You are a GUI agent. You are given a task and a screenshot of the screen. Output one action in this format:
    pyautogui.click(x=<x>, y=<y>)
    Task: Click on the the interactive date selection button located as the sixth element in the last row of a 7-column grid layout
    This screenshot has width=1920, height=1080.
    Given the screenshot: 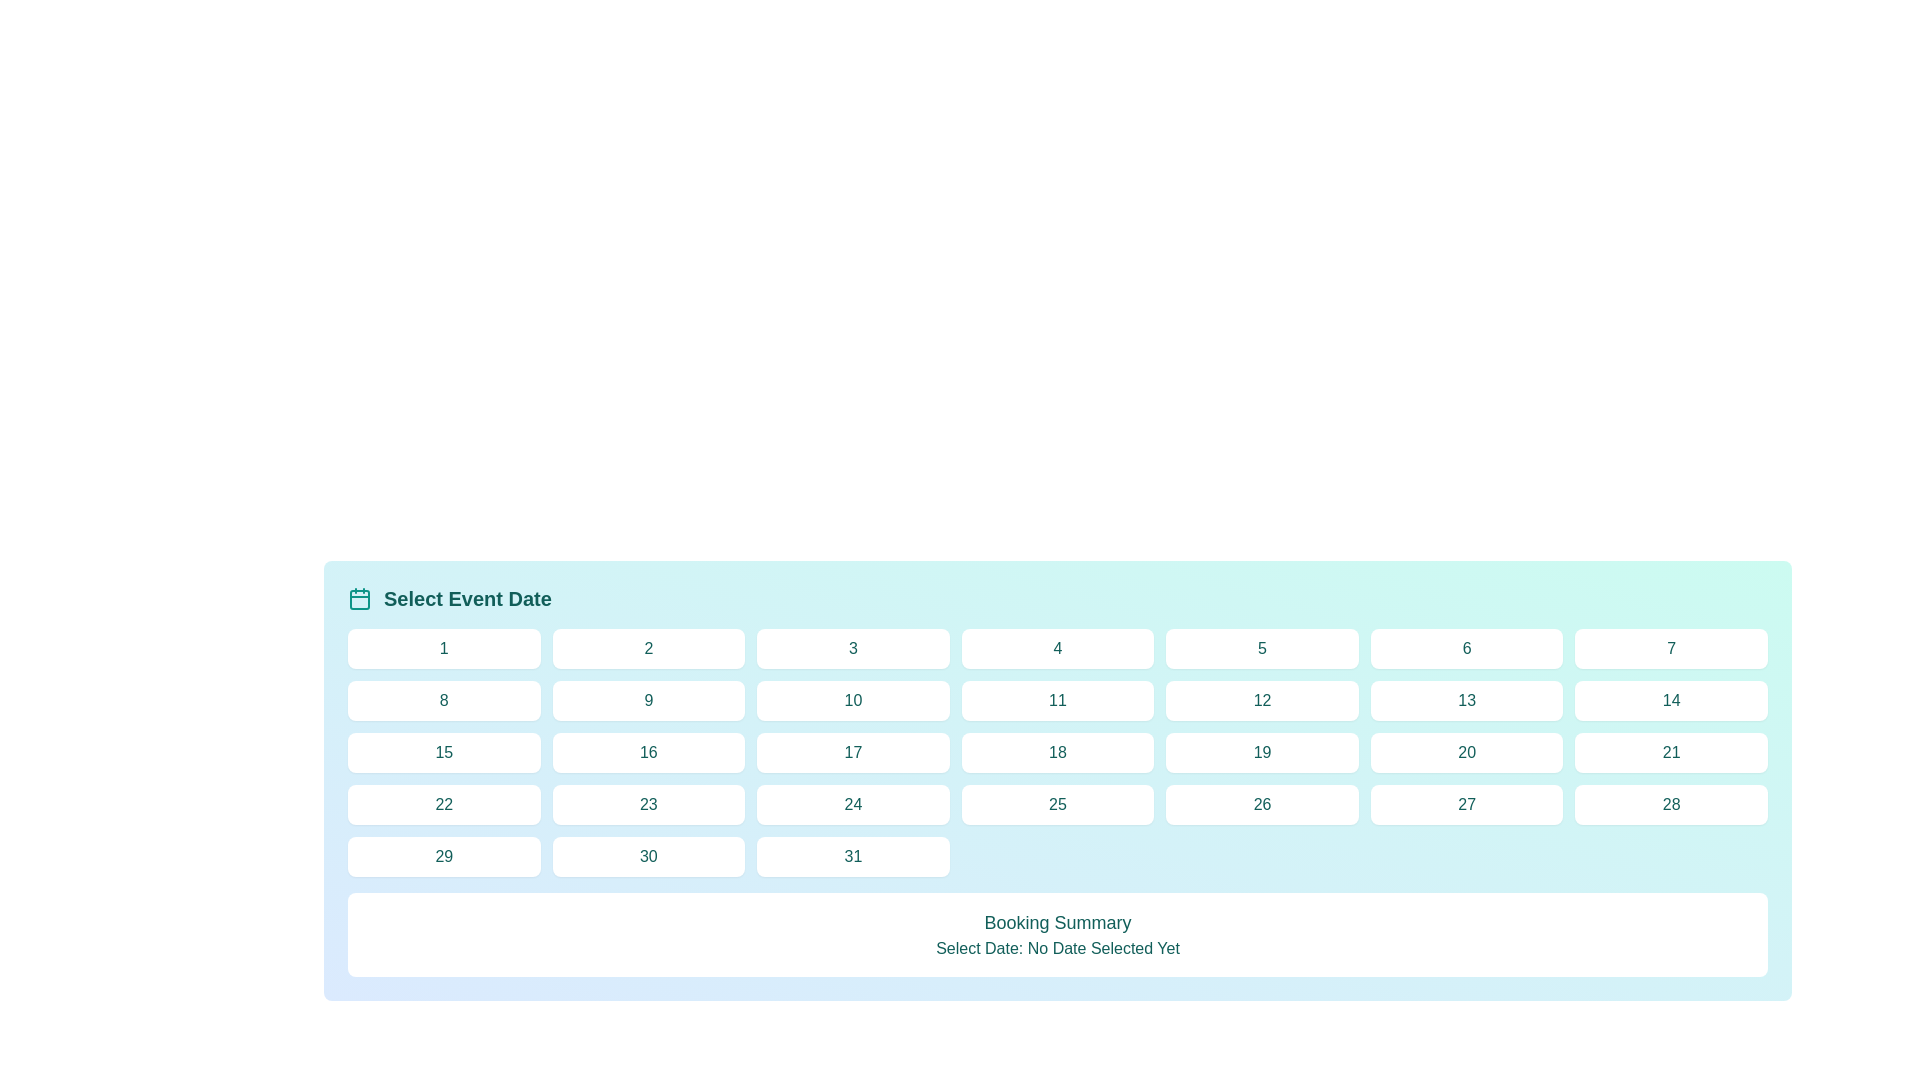 What is the action you would take?
    pyautogui.click(x=648, y=855)
    